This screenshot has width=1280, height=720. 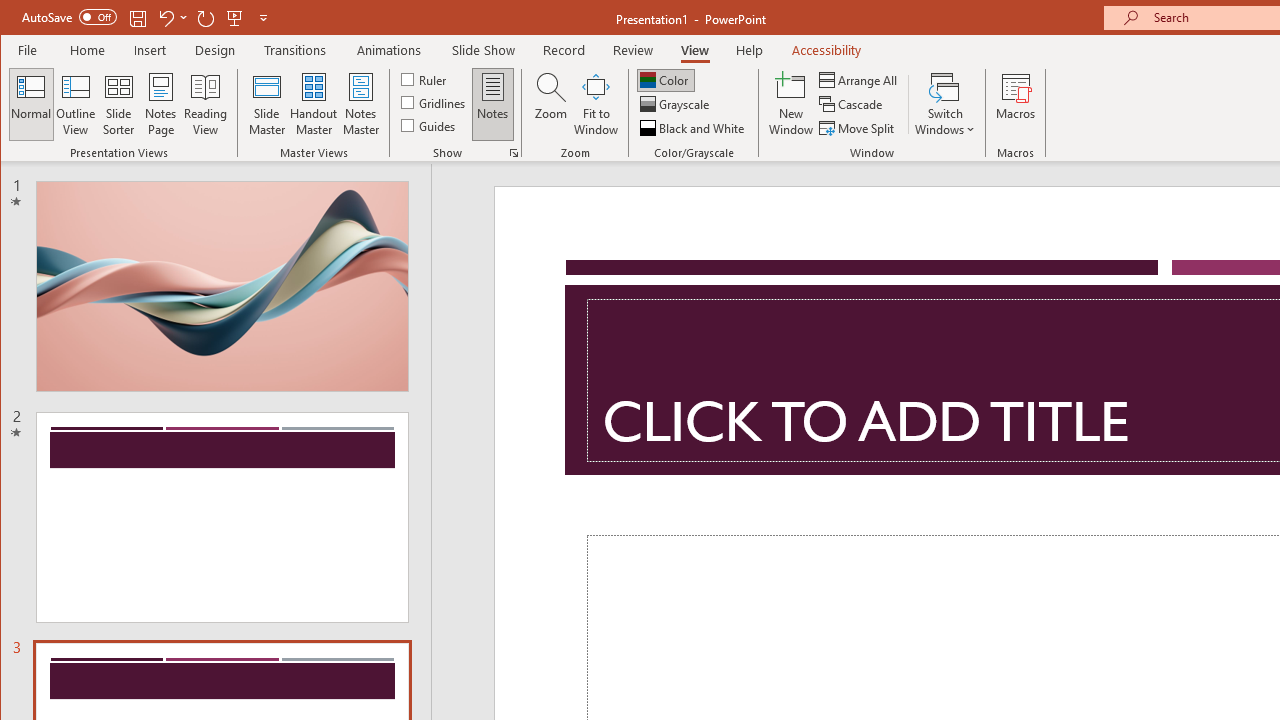 What do you see at coordinates (265, 104) in the screenshot?
I see `'Slide Master'` at bounding box center [265, 104].